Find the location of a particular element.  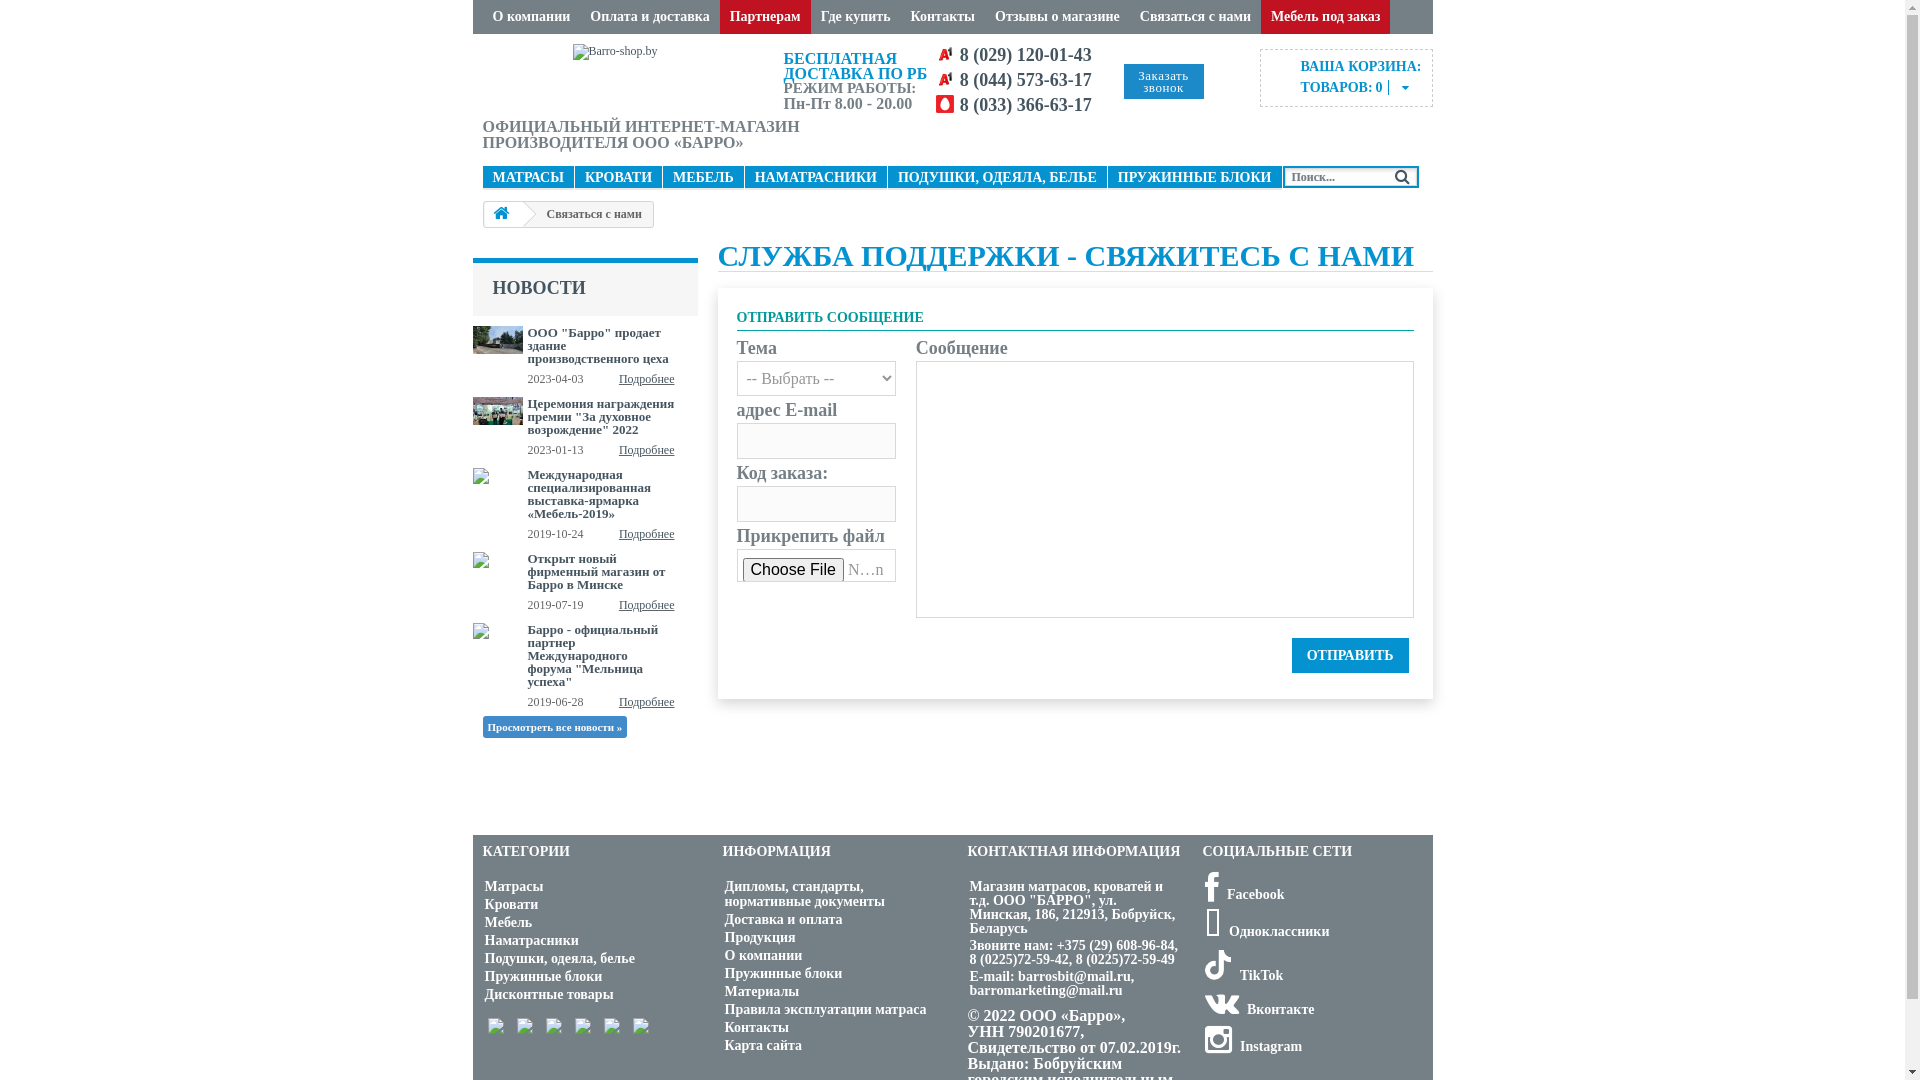

'Facebook' is located at coordinates (1242, 893).